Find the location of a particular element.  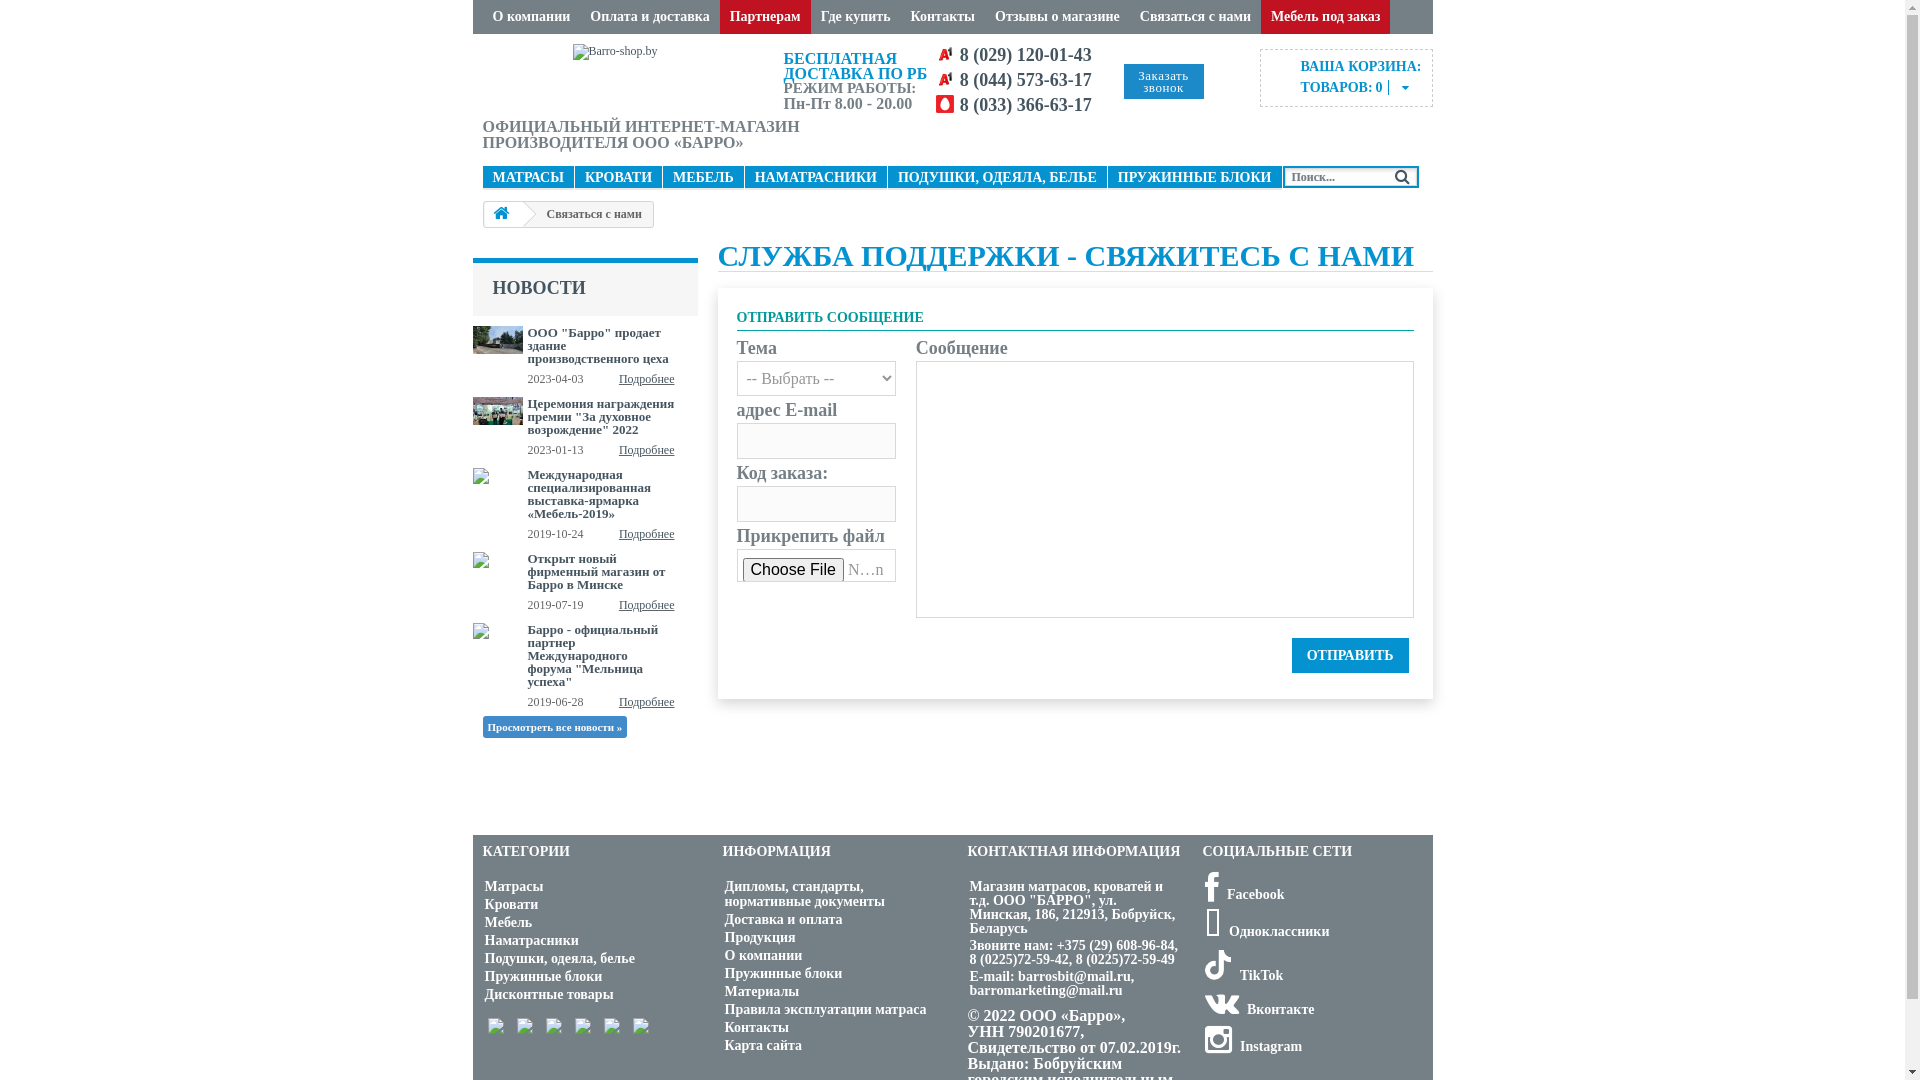

'Facebook' is located at coordinates (1242, 893).